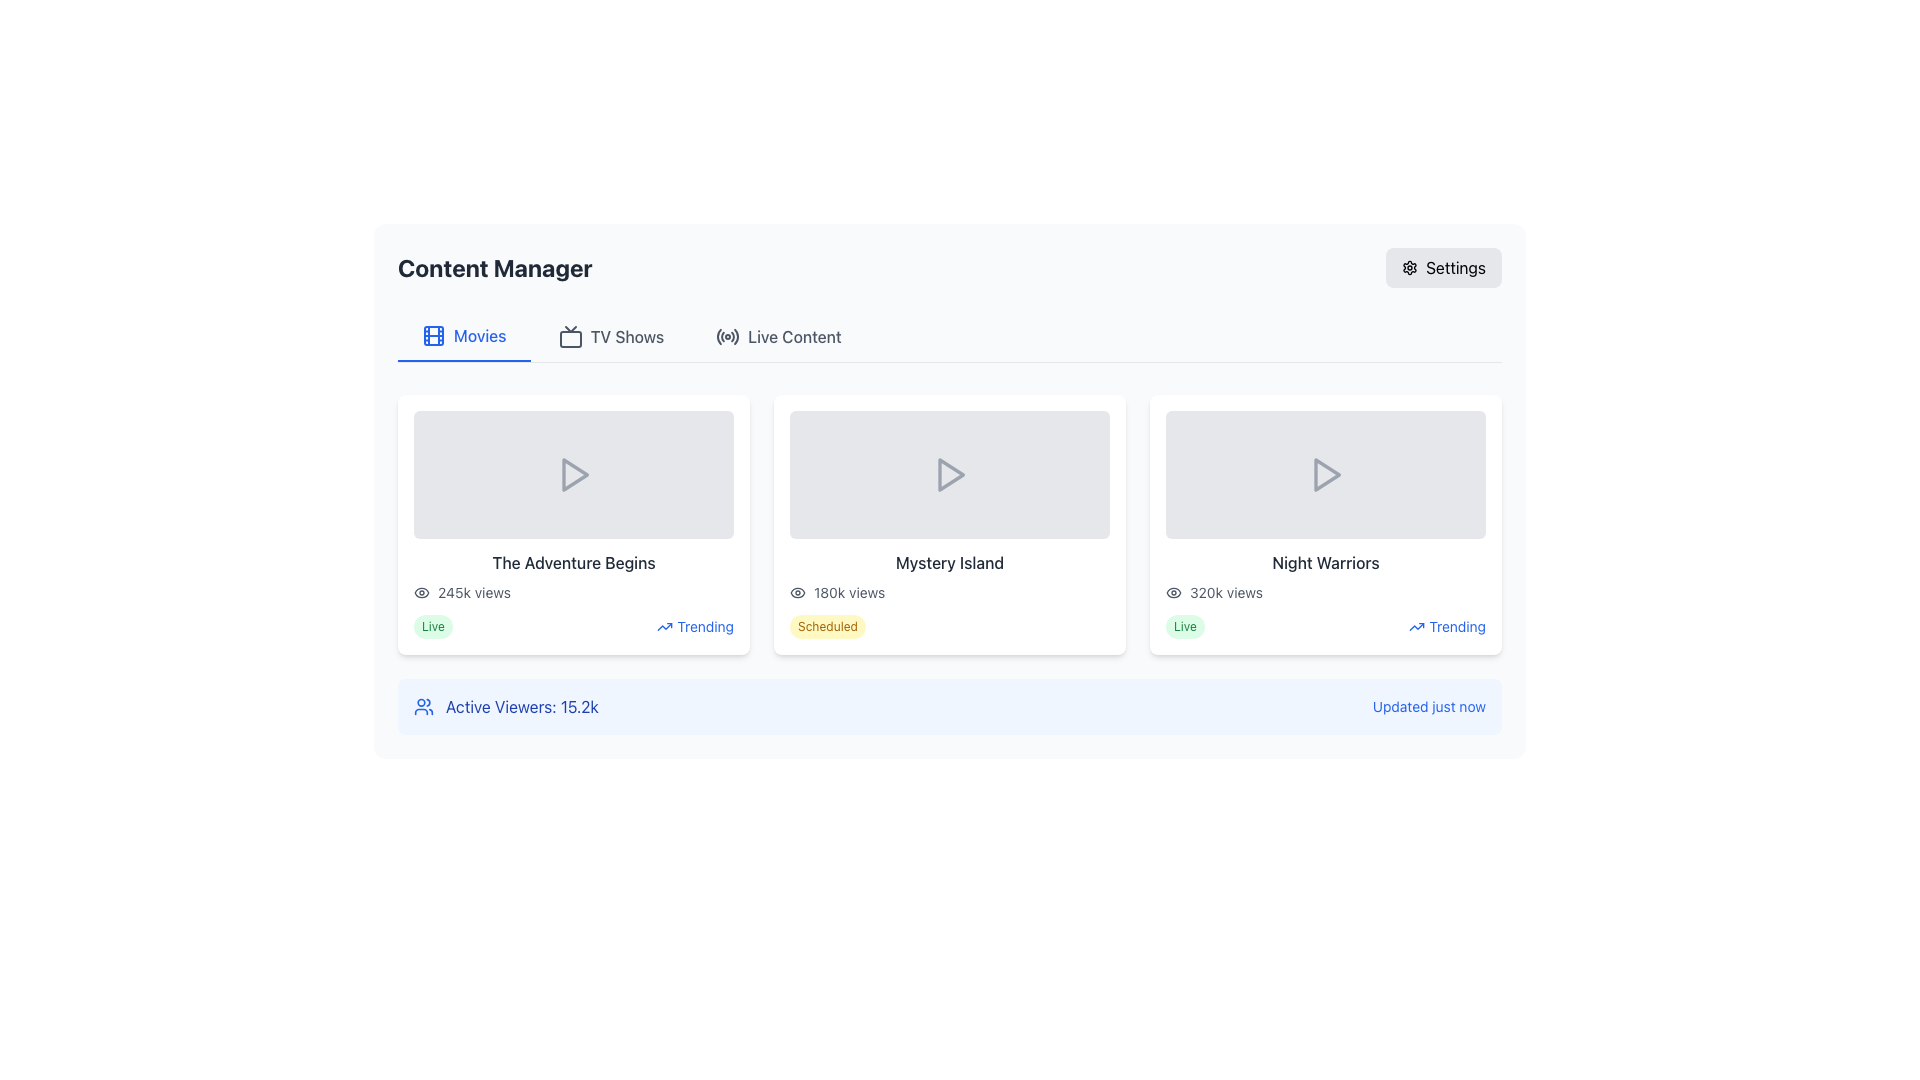 The image size is (1920, 1080). I want to click on the 'Live Content' button with radio signal waves icon, so click(777, 335).